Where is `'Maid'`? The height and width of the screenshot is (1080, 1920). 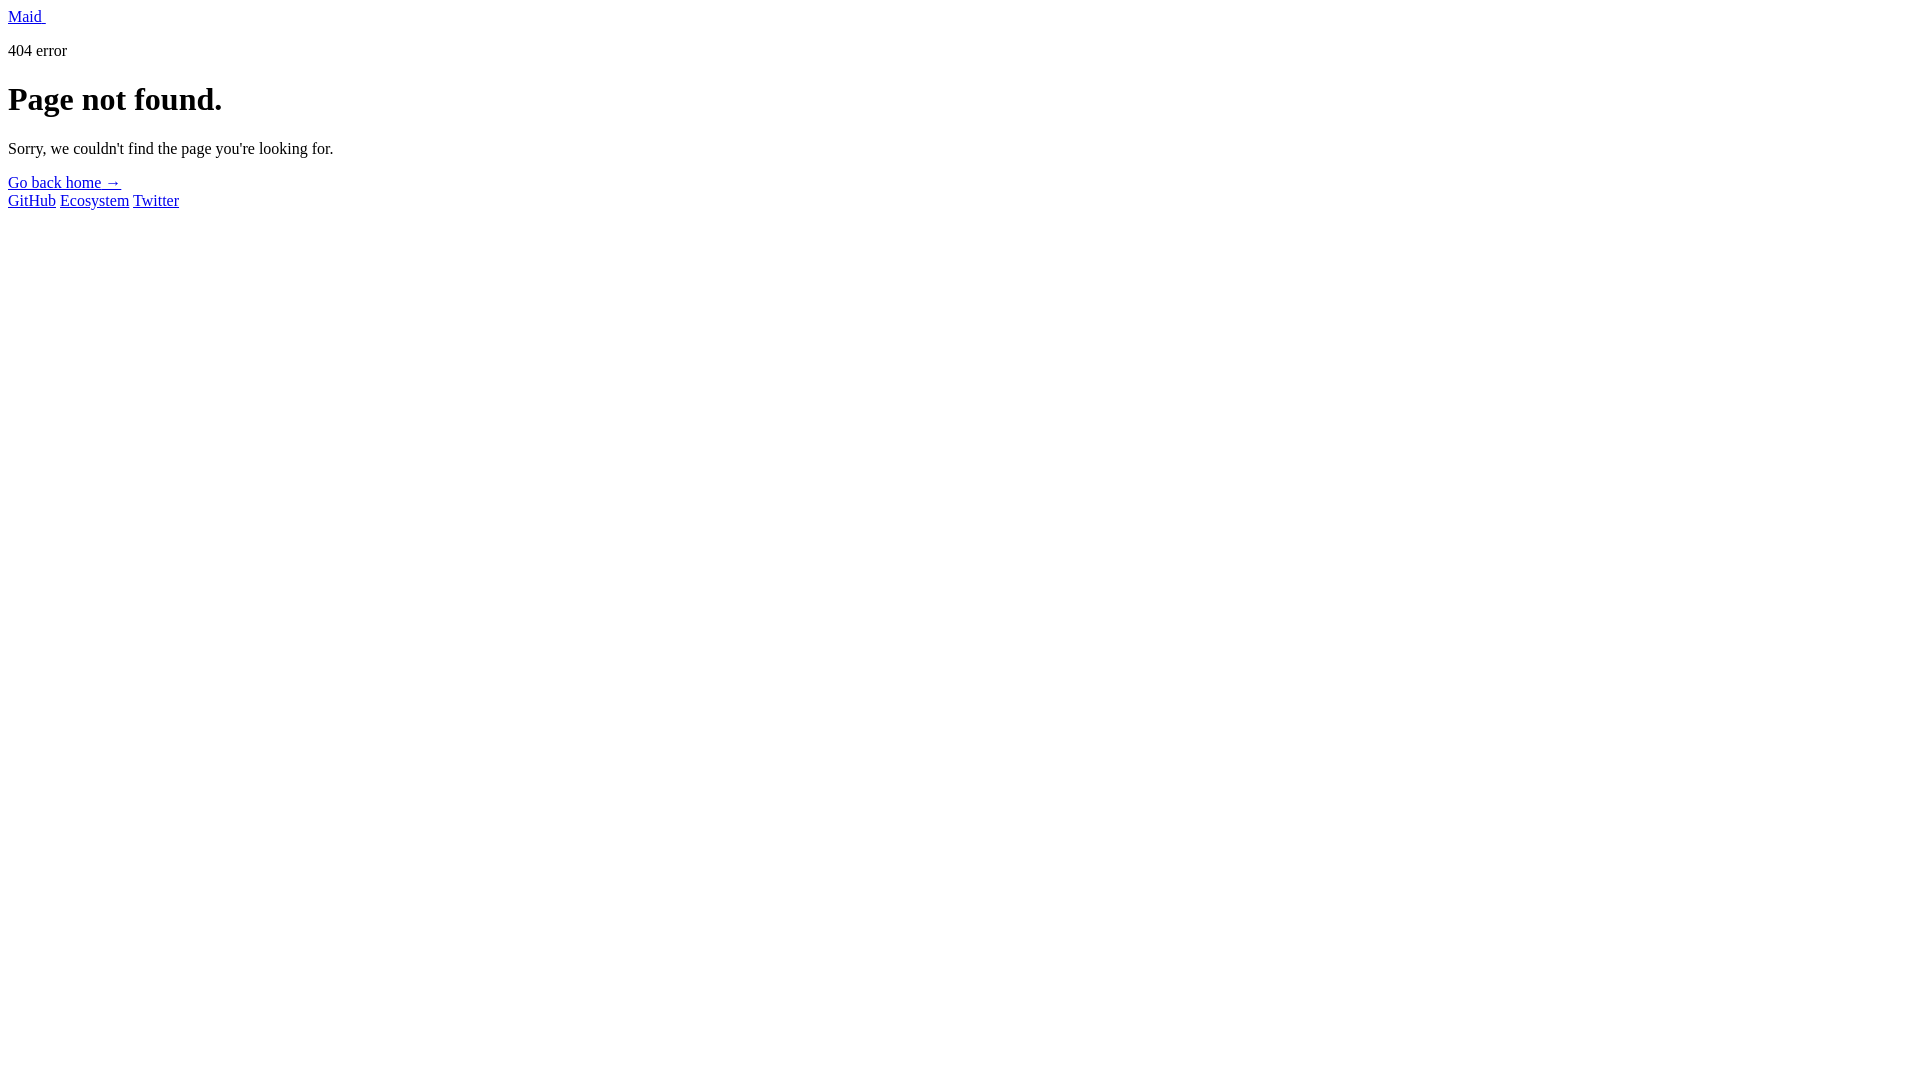
'Maid' is located at coordinates (27, 16).